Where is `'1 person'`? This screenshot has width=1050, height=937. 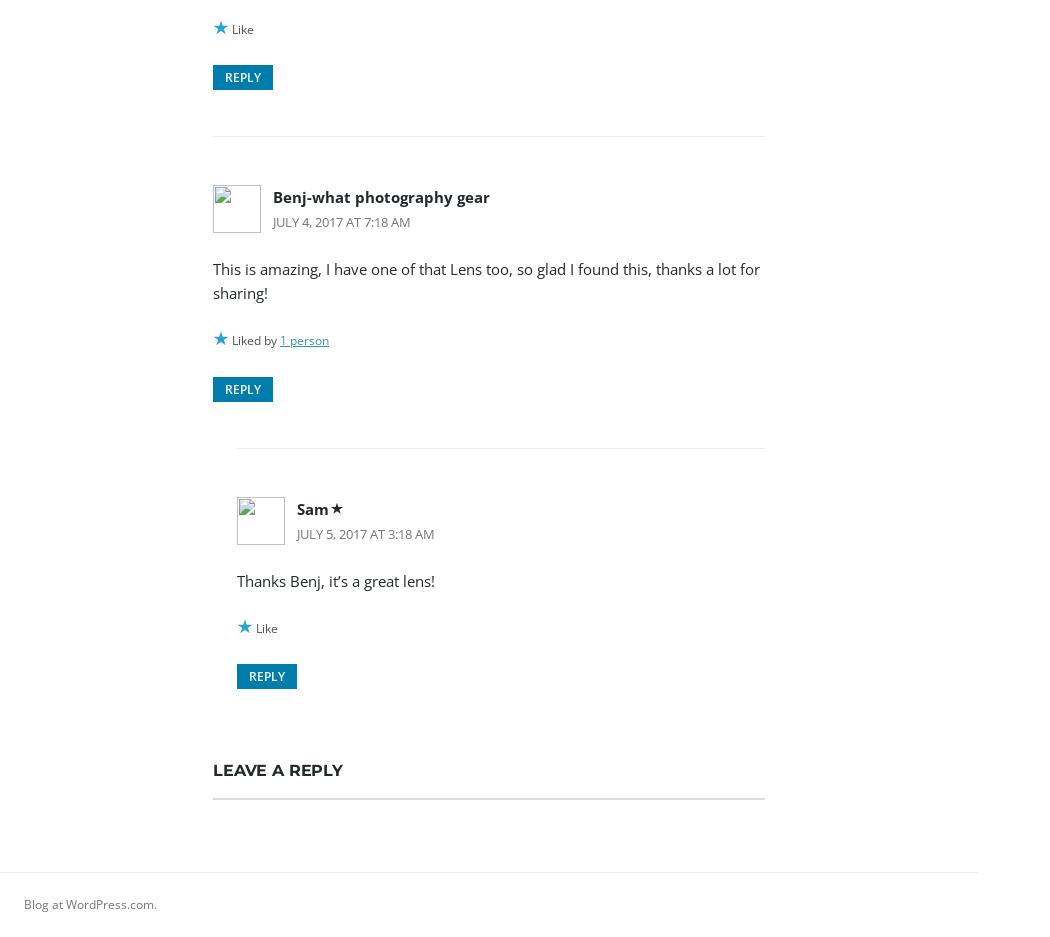 '1 person' is located at coordinates (304, 340).